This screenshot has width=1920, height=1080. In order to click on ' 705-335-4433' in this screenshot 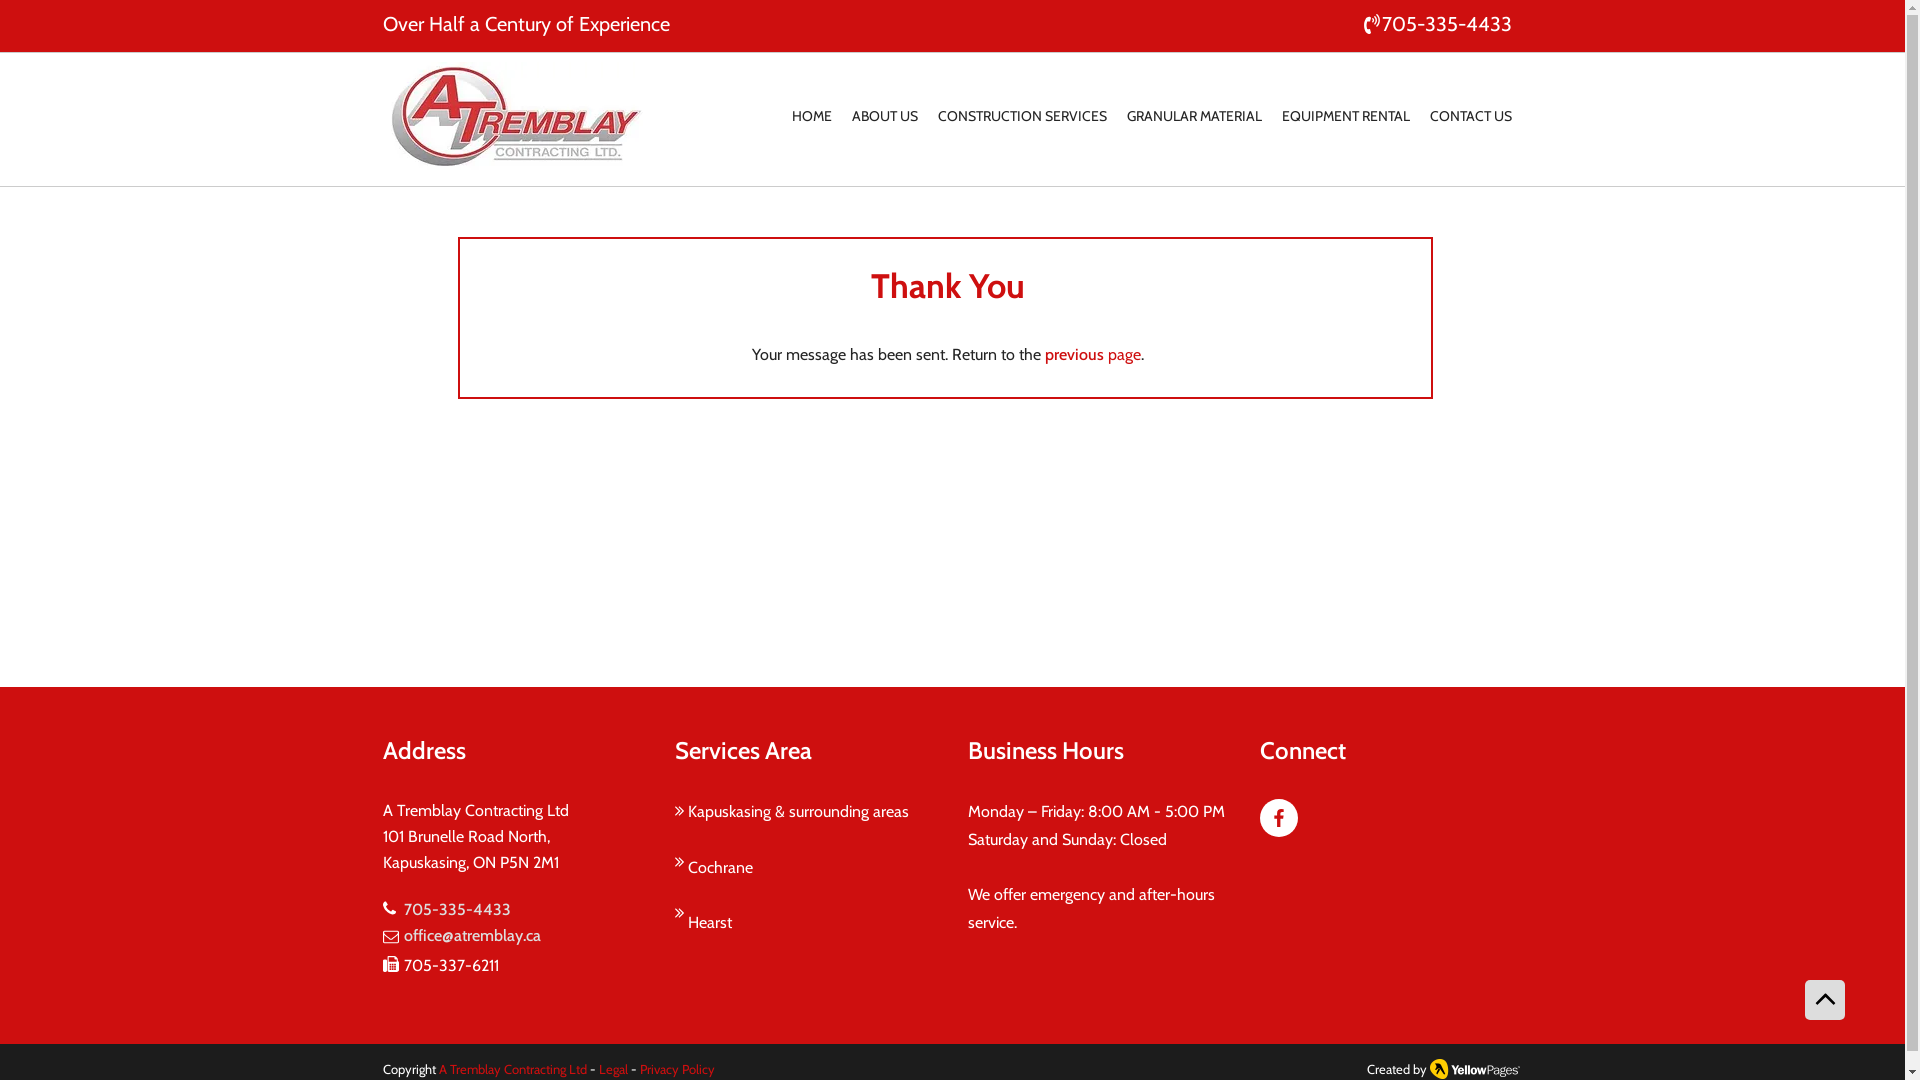, I will do `click(1435, 23)`.